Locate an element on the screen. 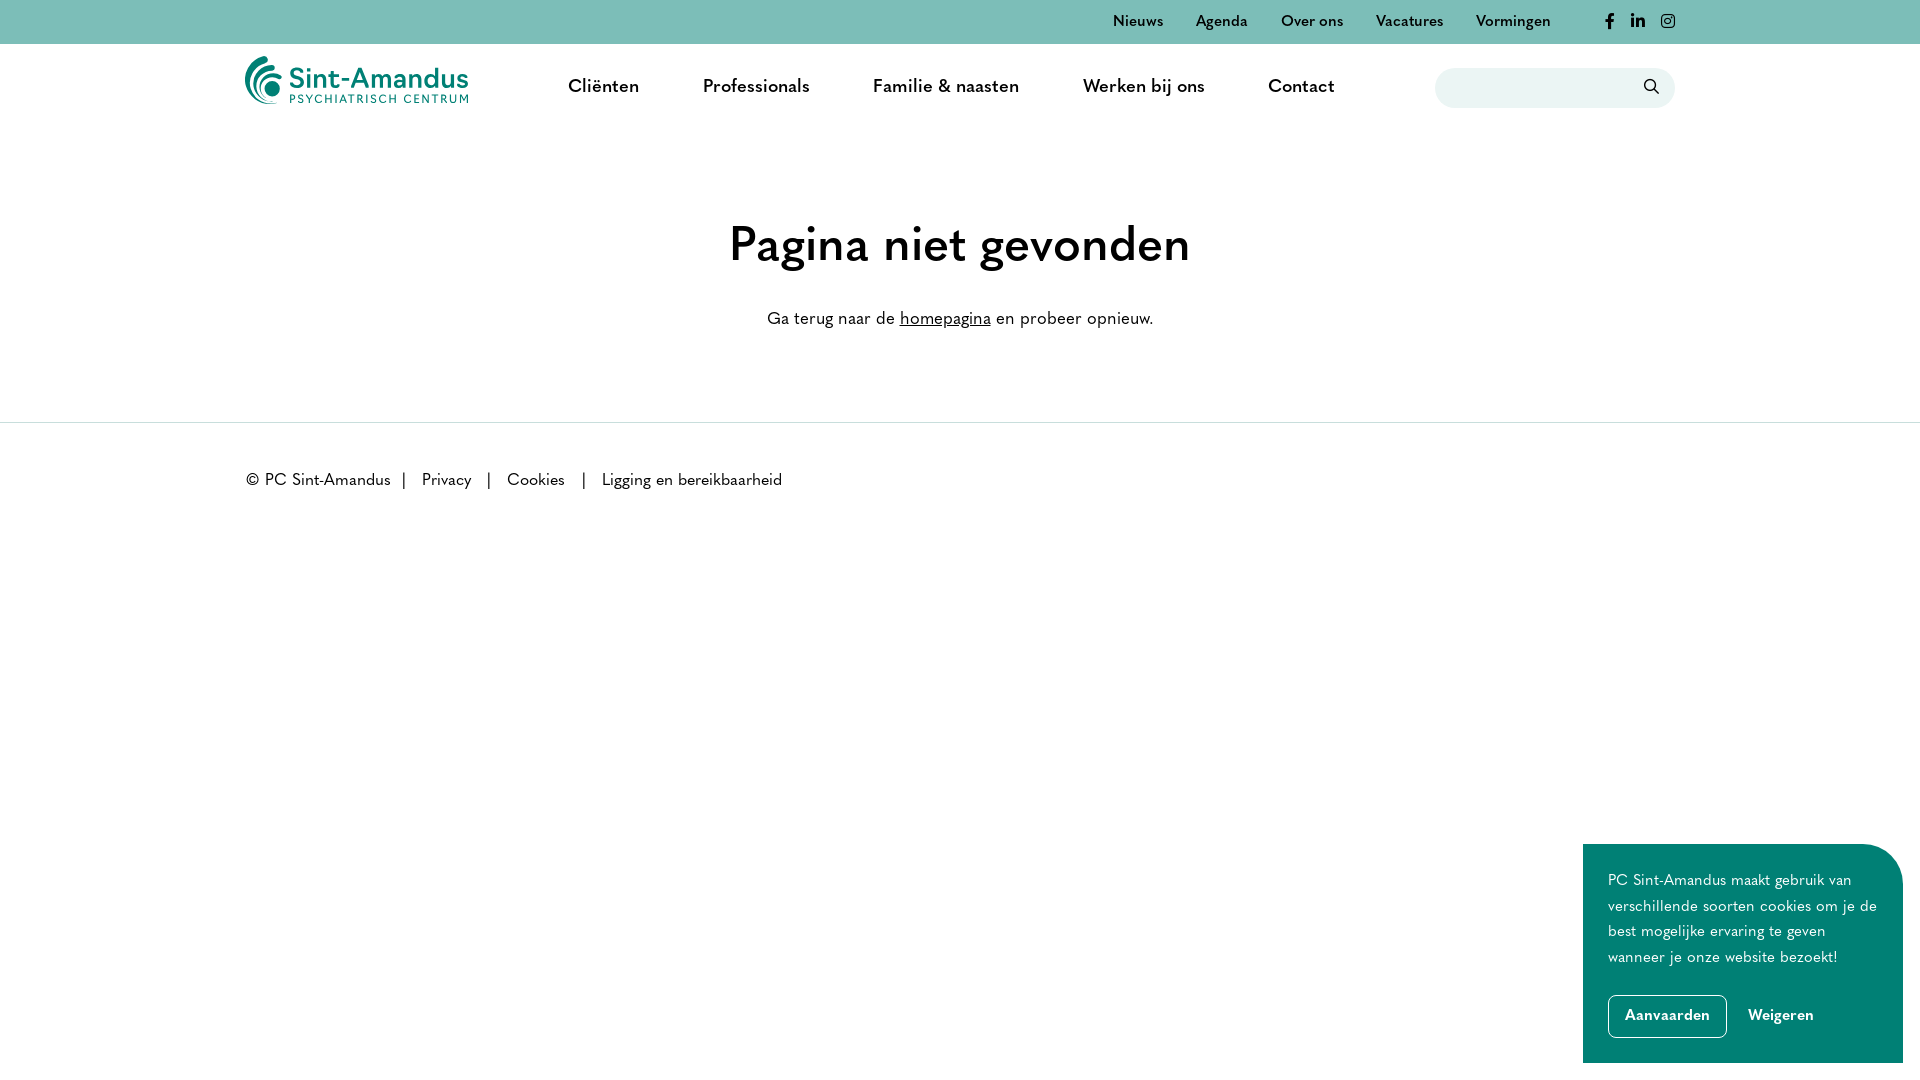 The height and width of the screenshot is (1080, 1920). 'Privacy' is located at coordinates (445, 481).